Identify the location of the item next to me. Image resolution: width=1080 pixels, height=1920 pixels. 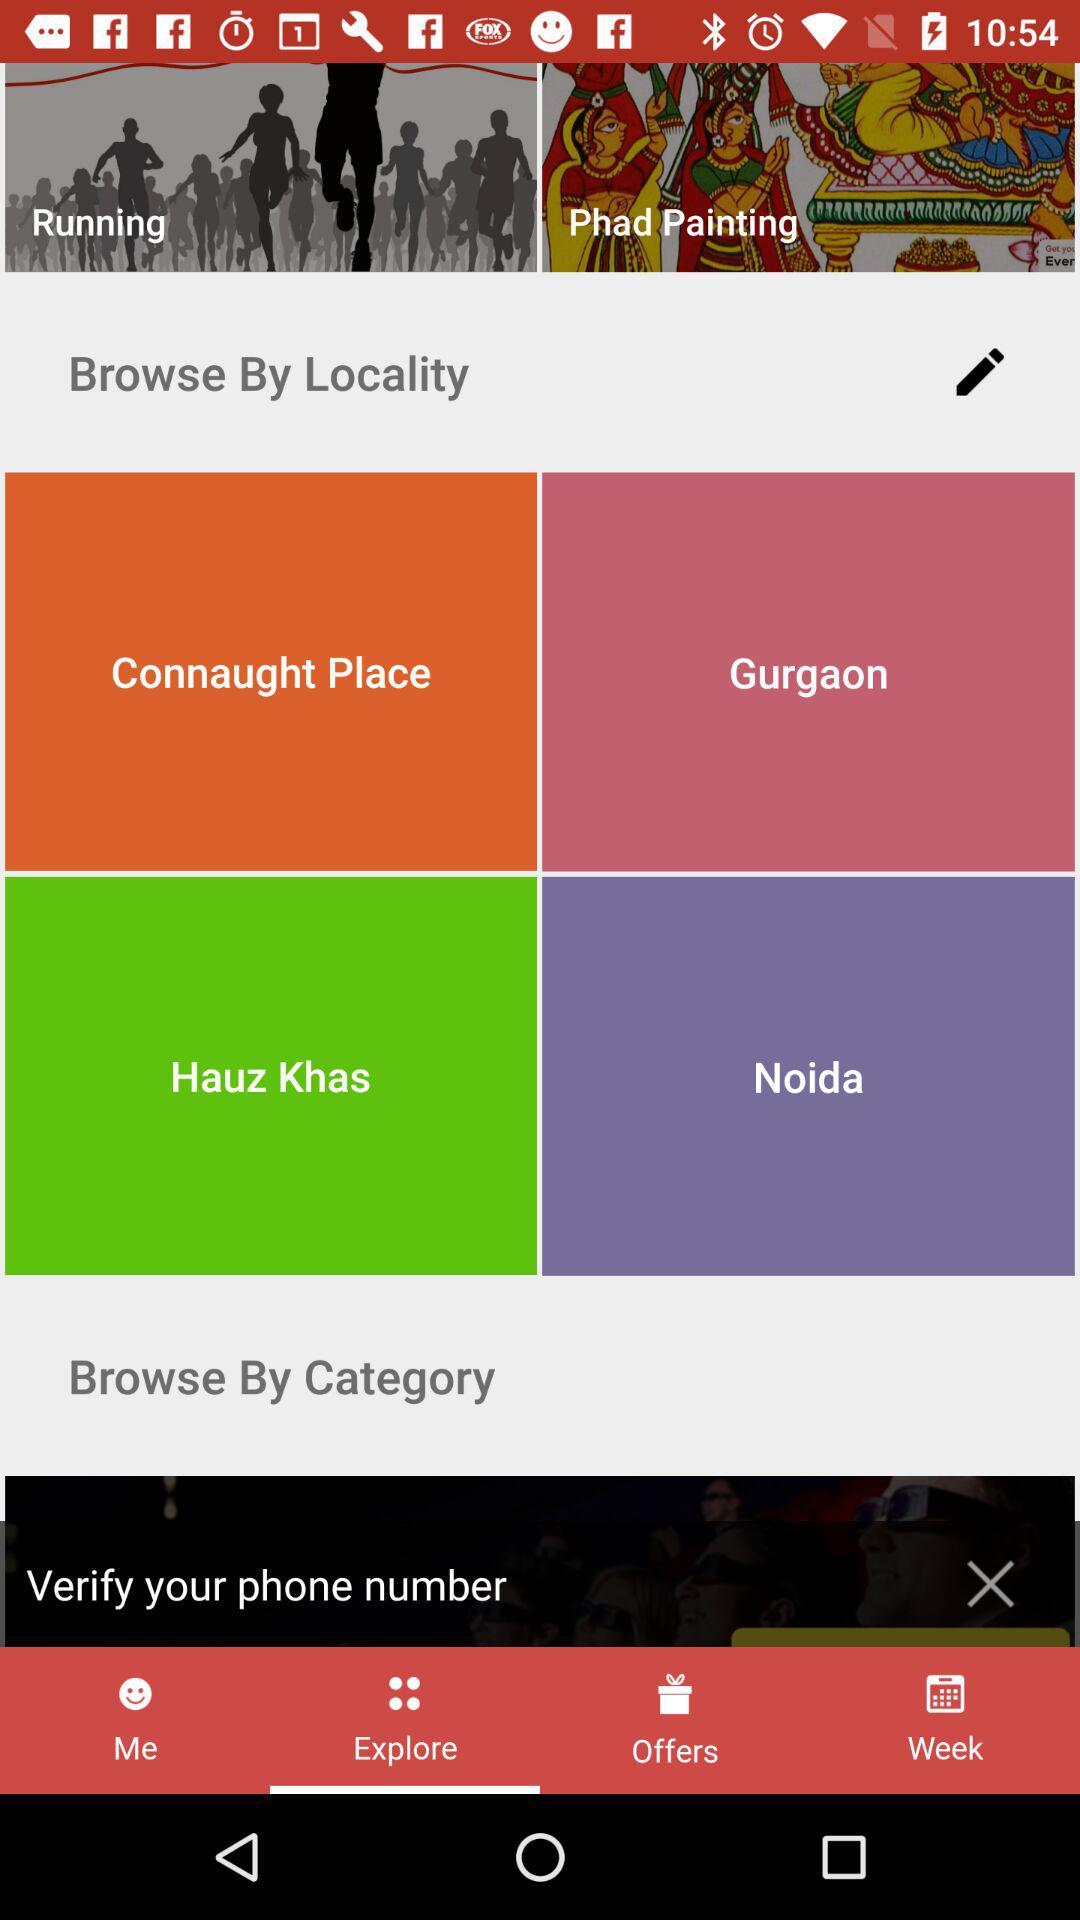
(405, 1719).